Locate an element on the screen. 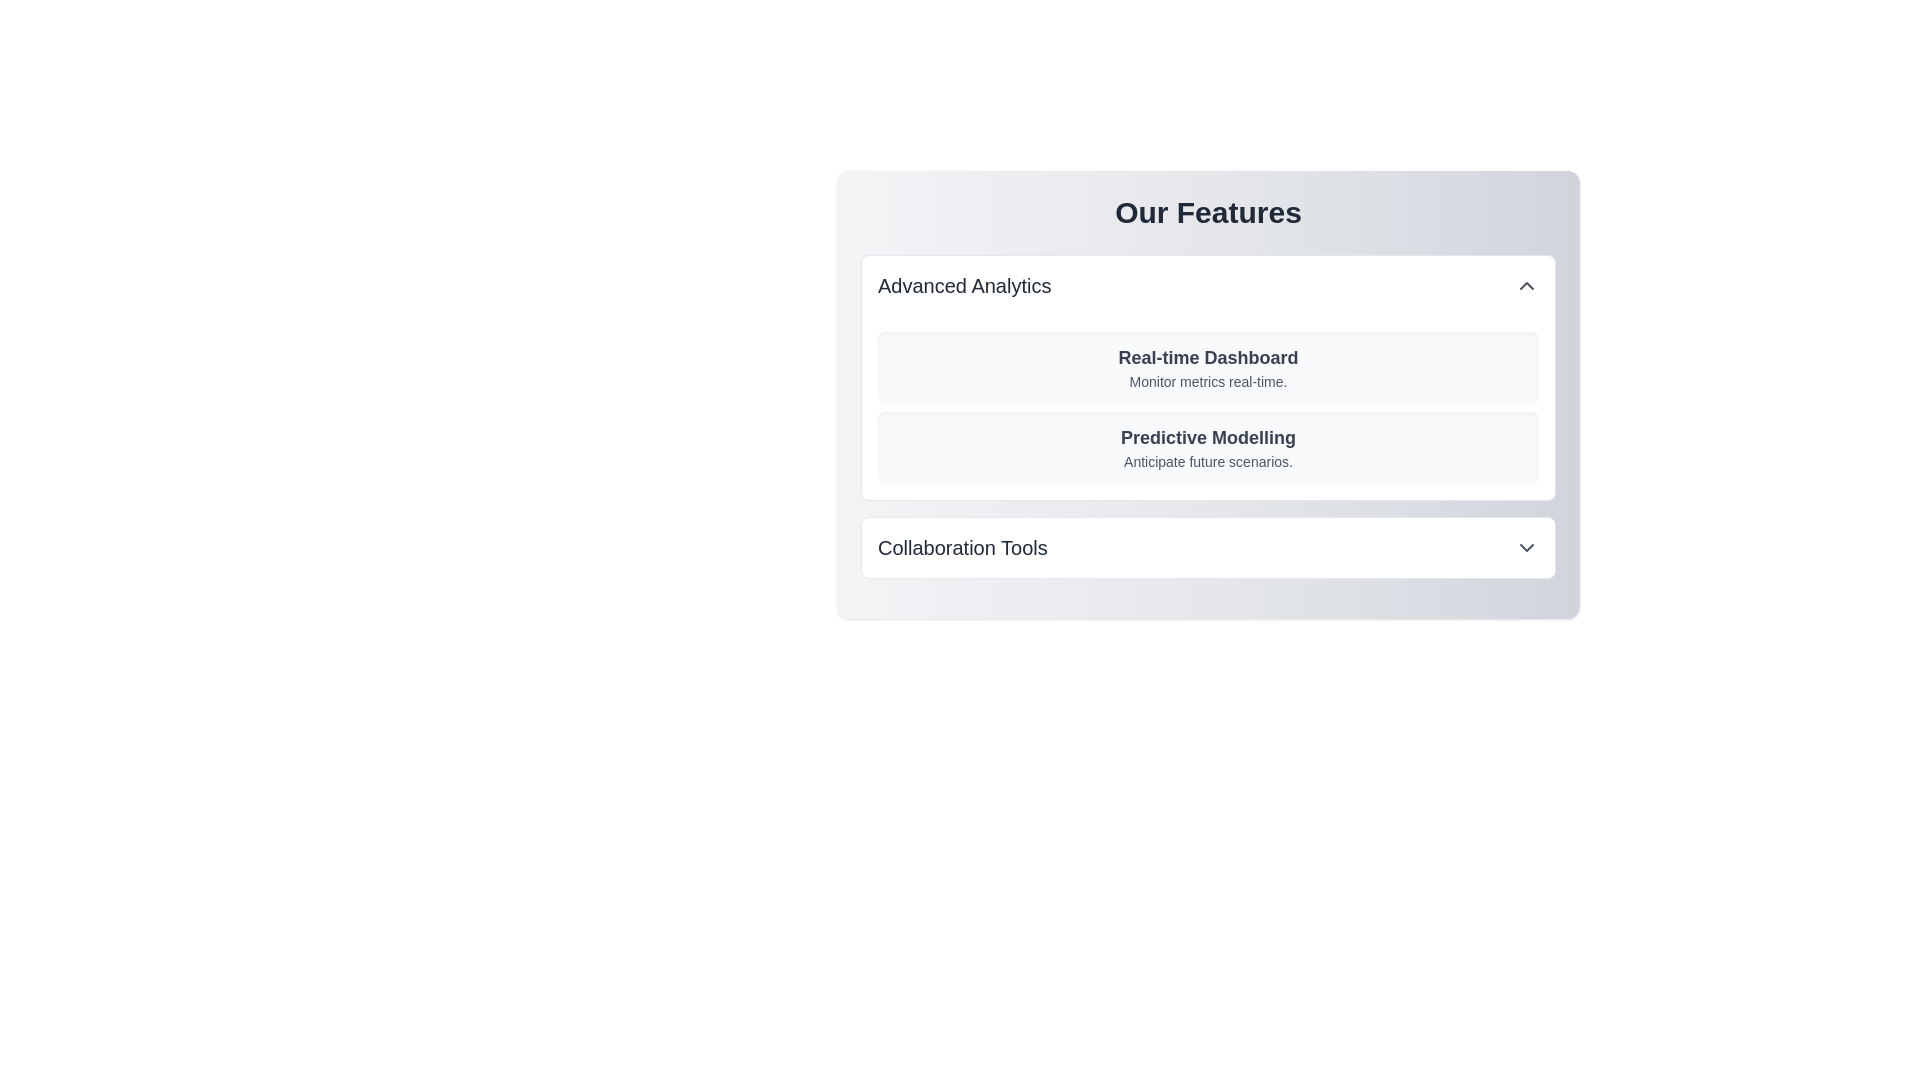 This screenshot has width=1920, height=1080. the chevron icon on the far-right side of the 'Advanced Analytics' section header is located at coordinates (1525, 285).